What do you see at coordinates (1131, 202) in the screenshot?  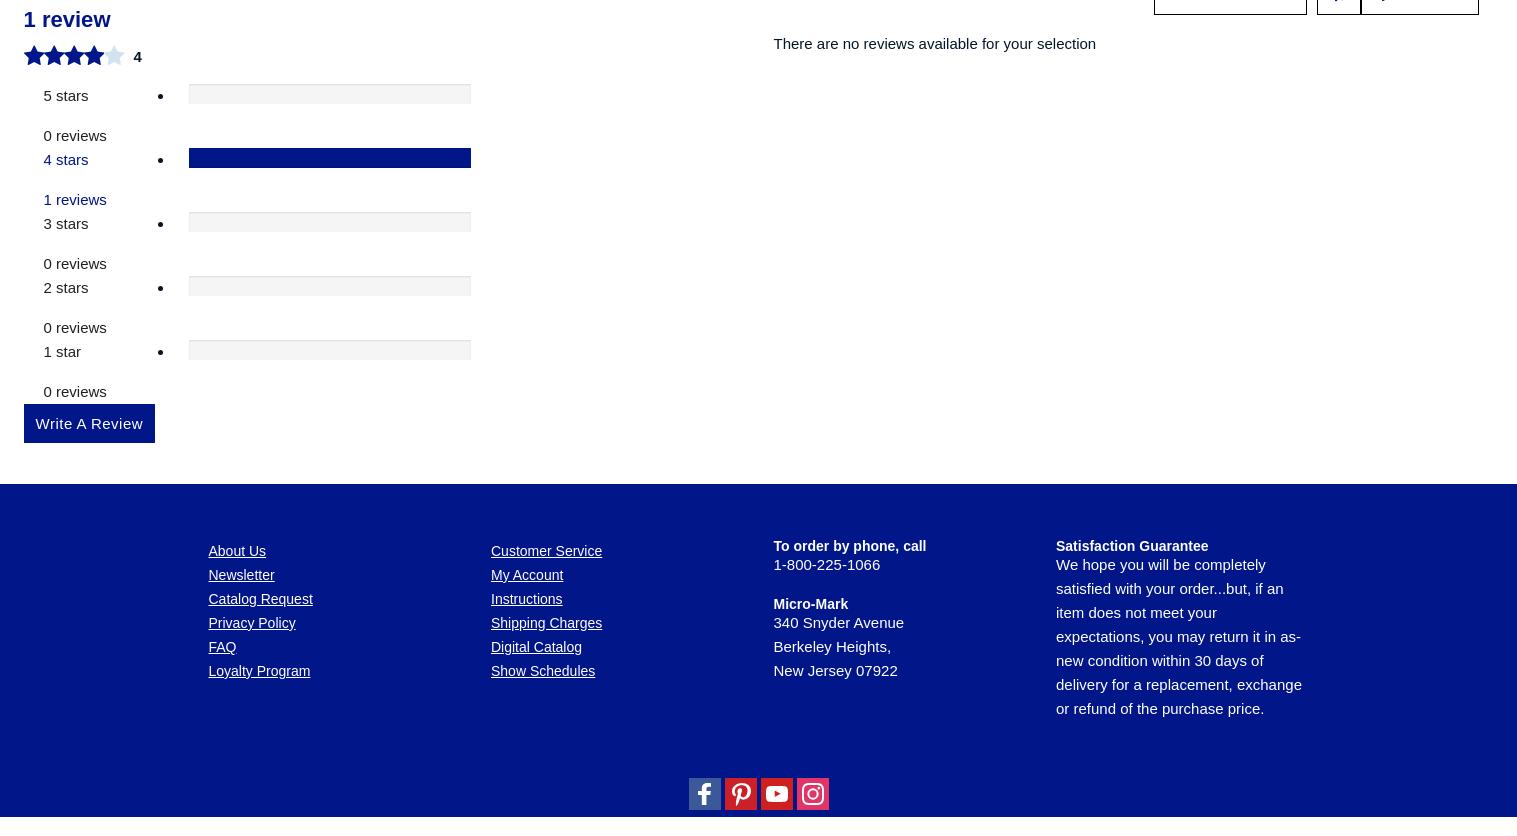 I see `'Satisfaction Guarantee'` at bounding box center [1131, 202].